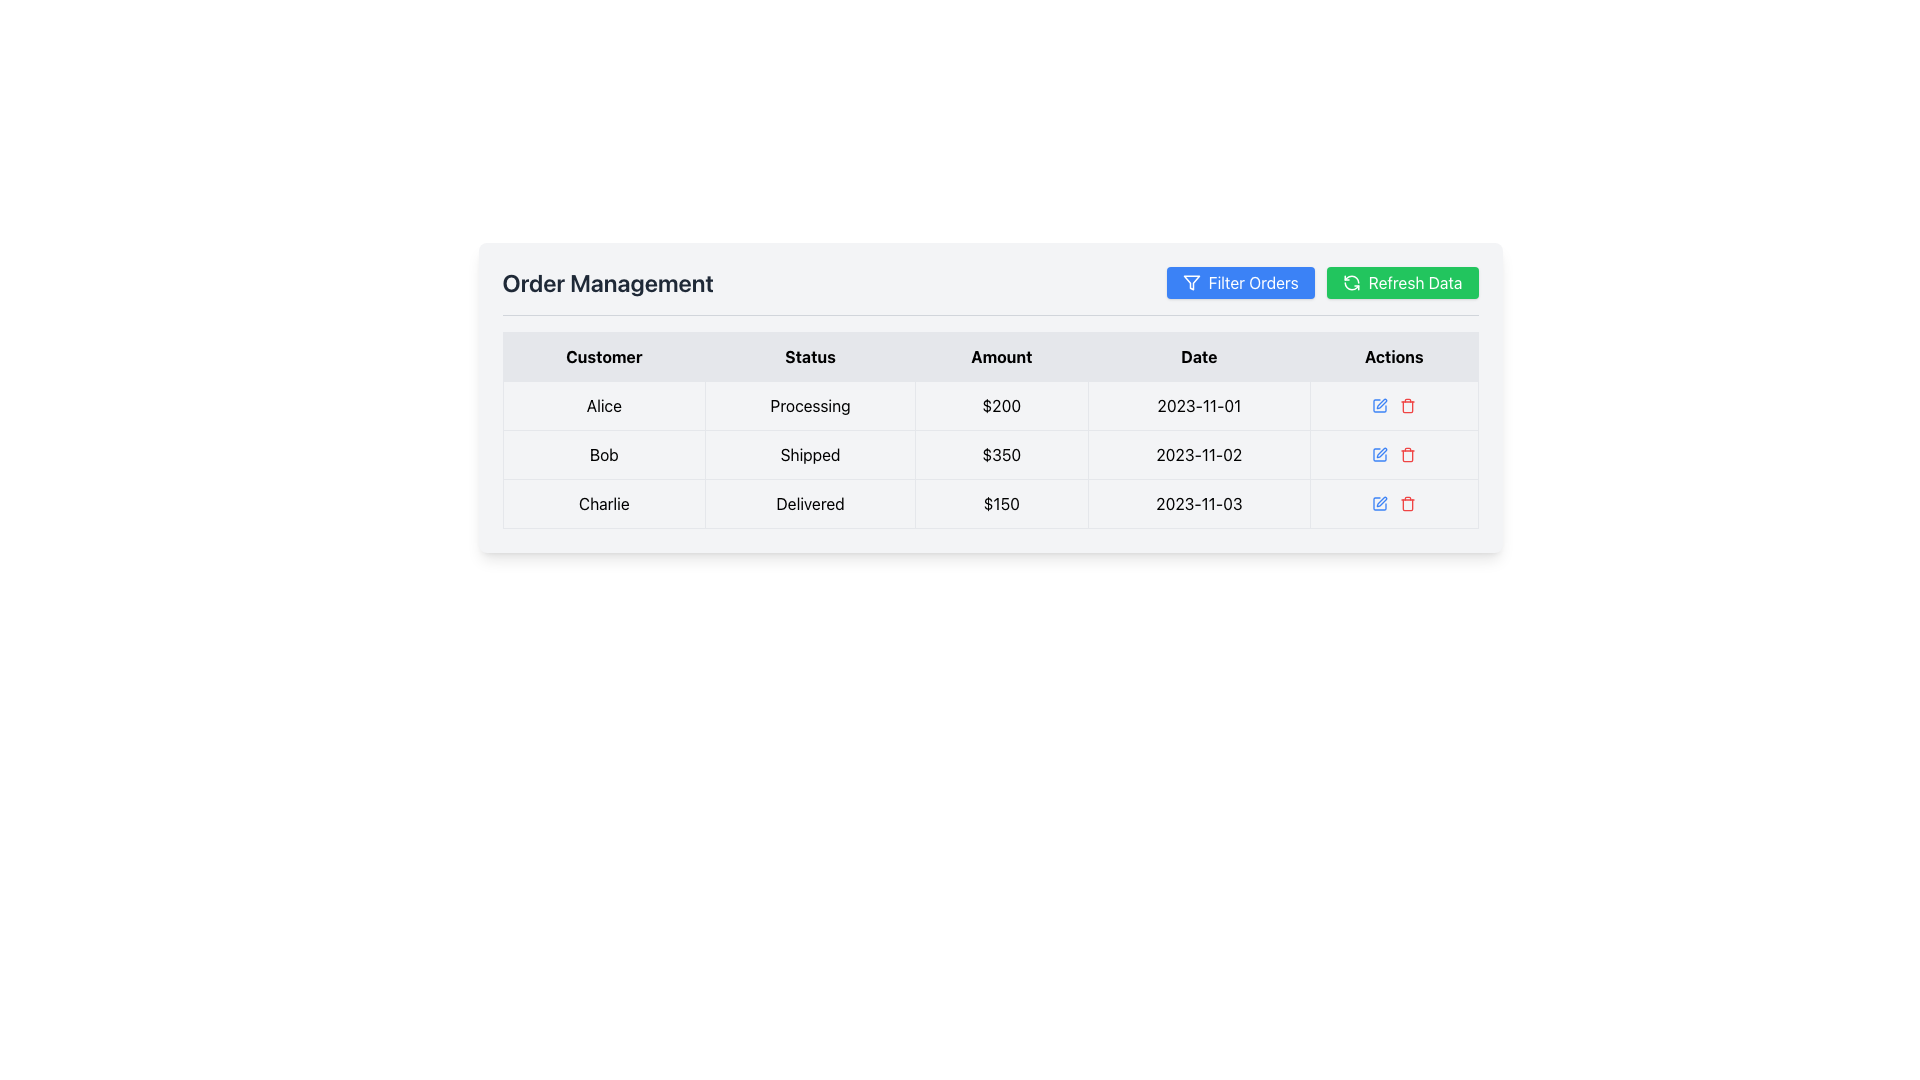 This screenshot has width=1920, height=1080. What do you see at coordinates (990, 356) in the screenshot?
I see `labels of the table header row which includes 'Customer', 'Status', 'Amount', 'Date', and 'Actions' located at the top of the data table under 'Order Management'` at bounding box center [990, 356].